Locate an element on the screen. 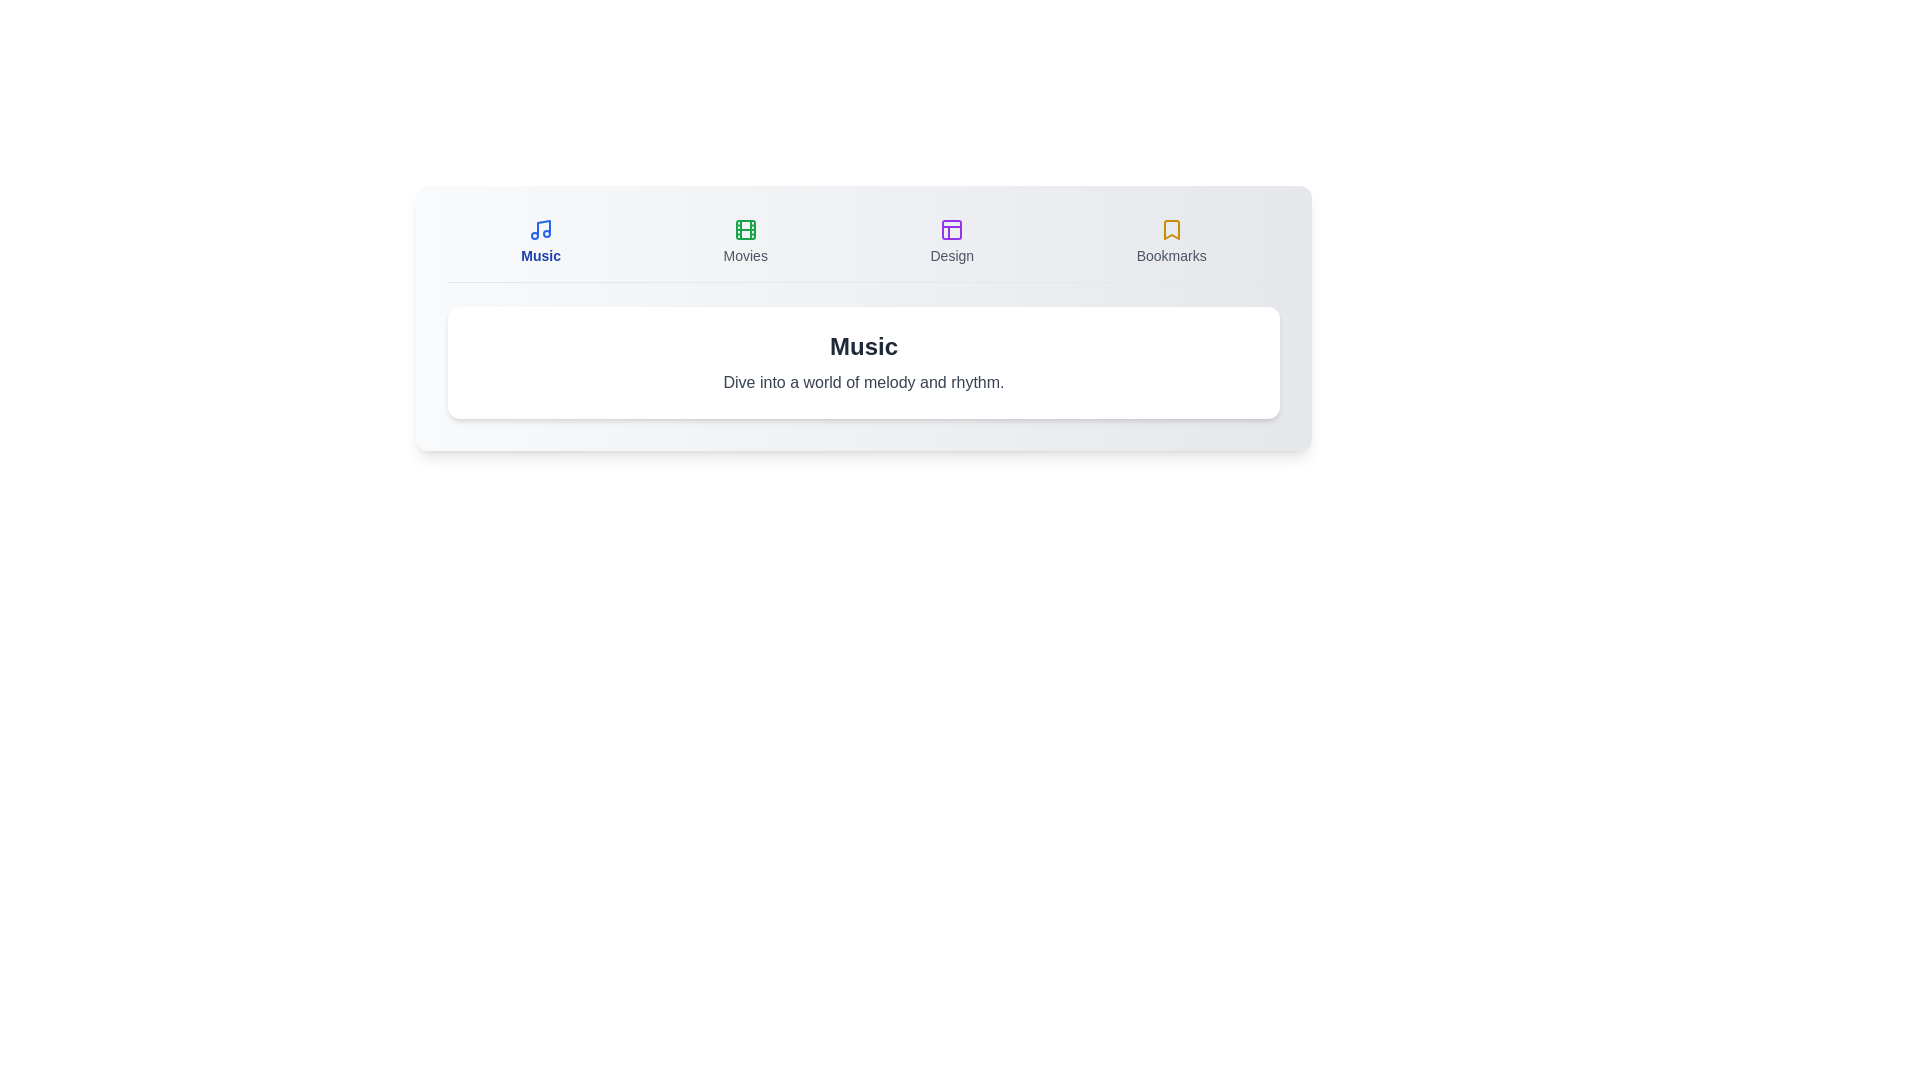  the tab labeled Design to switch to it is located at coordinates (951, 241).